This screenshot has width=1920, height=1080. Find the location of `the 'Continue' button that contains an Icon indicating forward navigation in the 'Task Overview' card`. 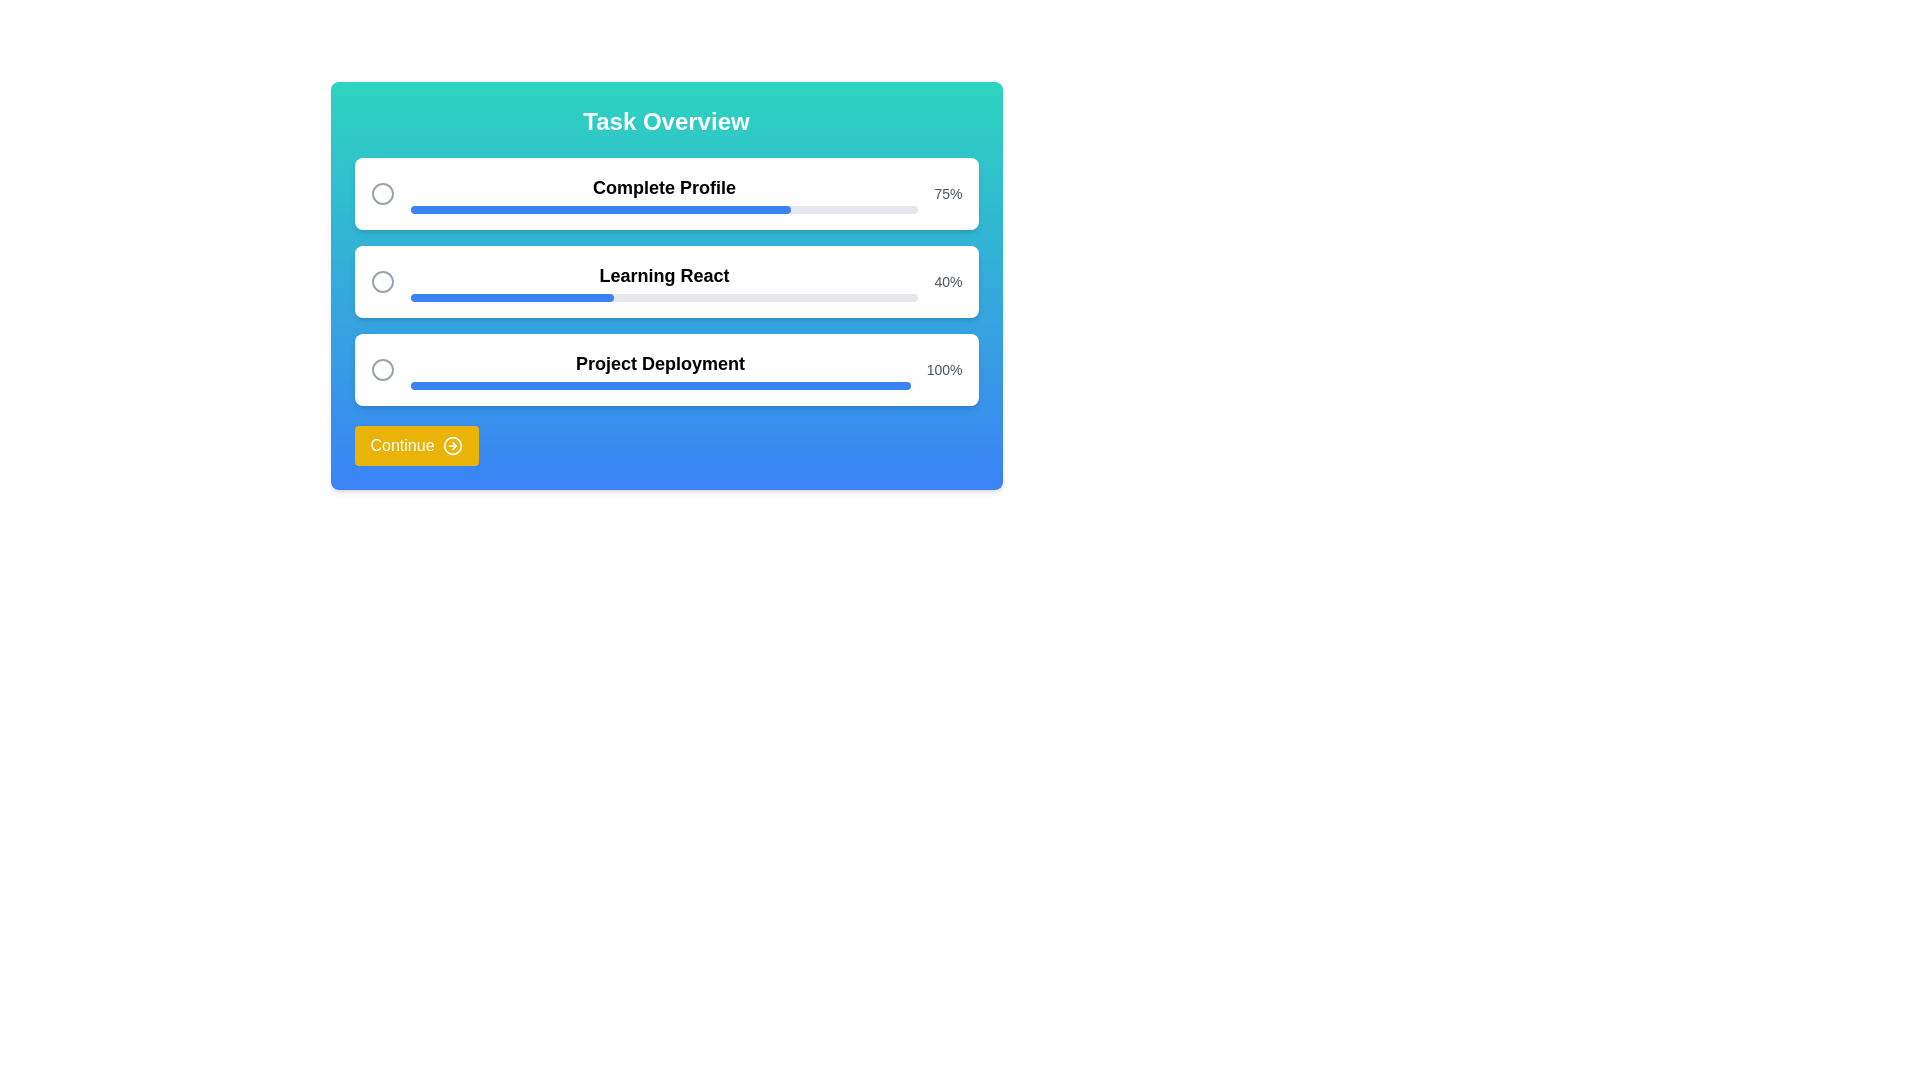

the 'Continue' button that contains an Icon indicating forward navigation in the 'Task Overview' card is located at coordinates (451, 445).